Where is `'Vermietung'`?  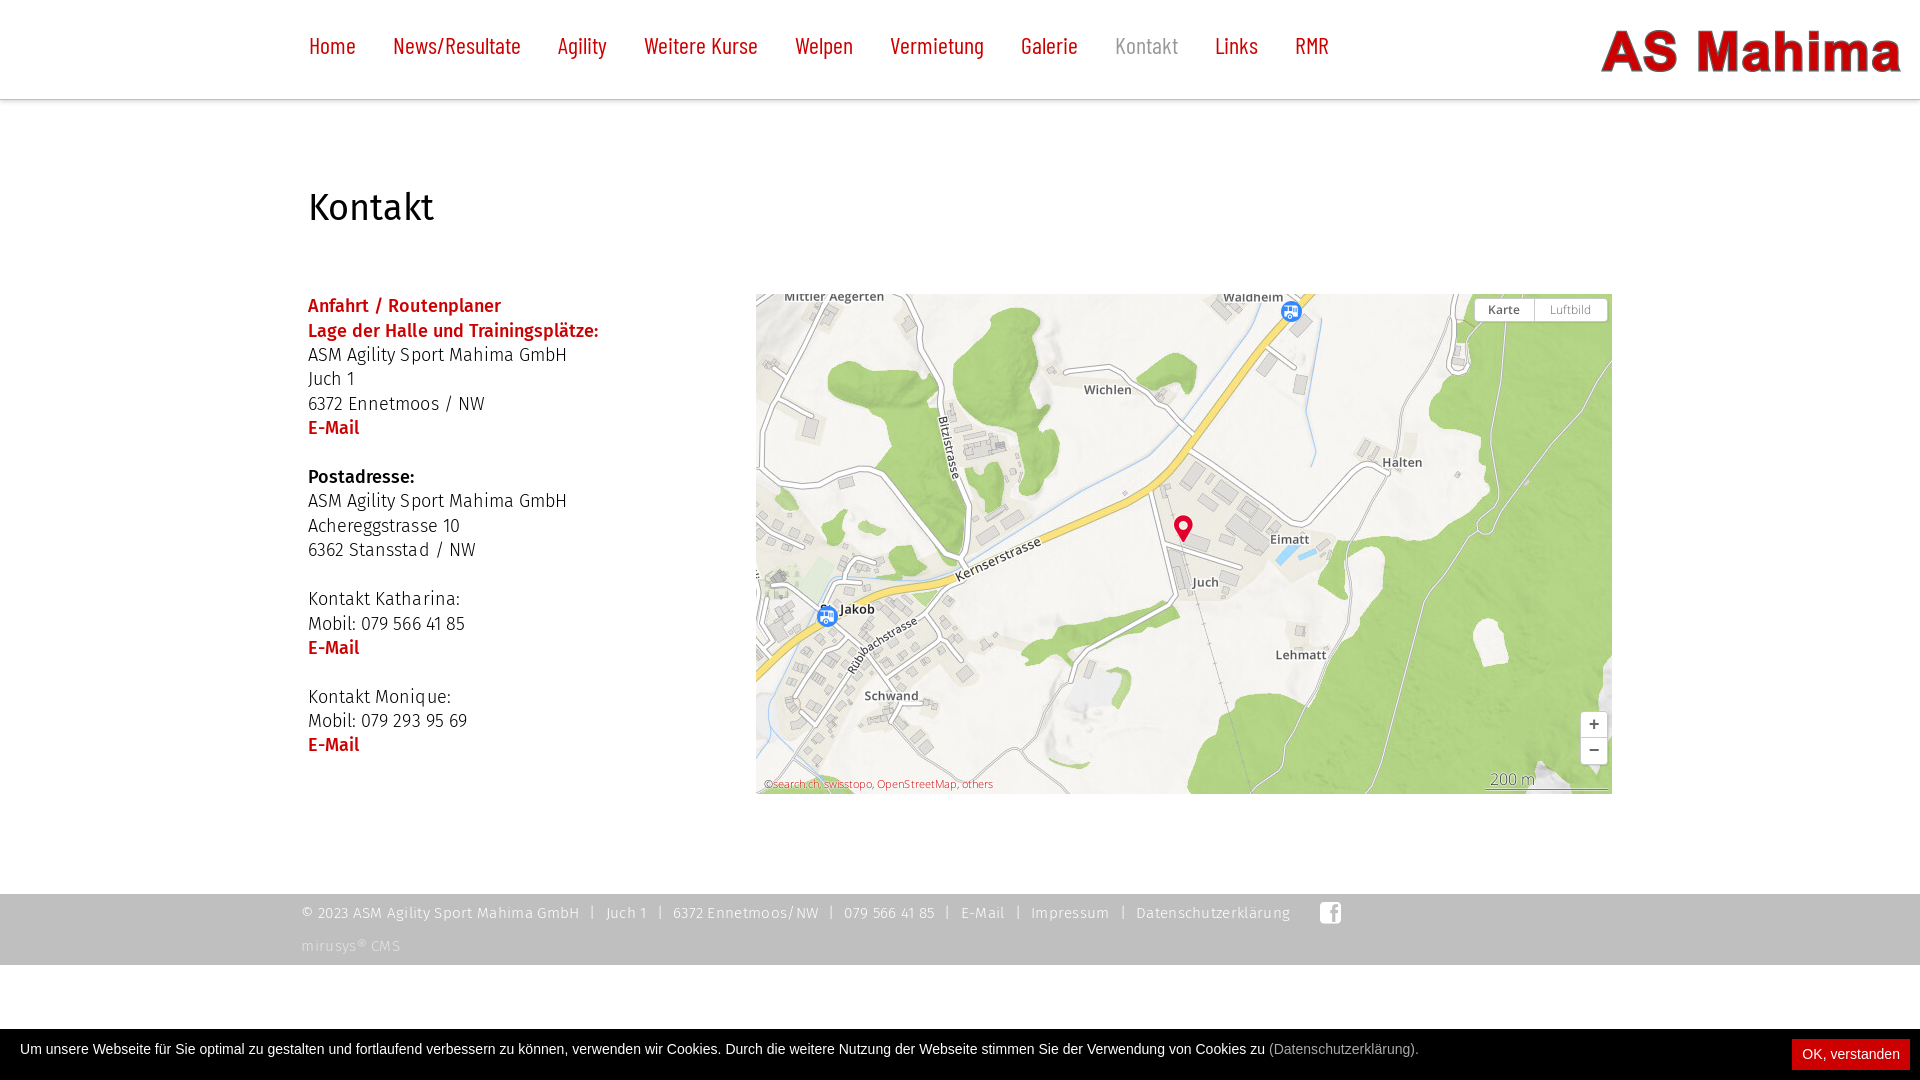 'Vermietung' is located at coordinates (935, 49).